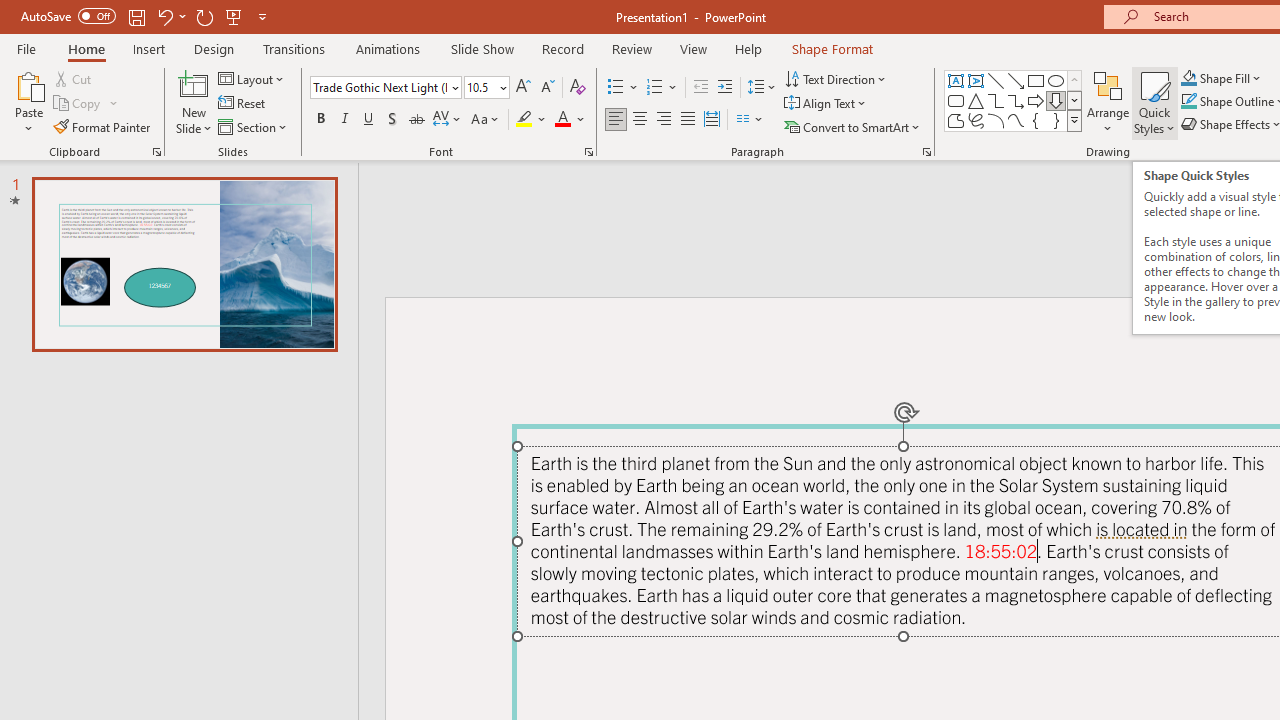 The height and width of the screenshot is (720, 1280). What do you see at coordinates (995, 80) in the screenshot?
I see `'Line'` at bounding box center [995, 80].